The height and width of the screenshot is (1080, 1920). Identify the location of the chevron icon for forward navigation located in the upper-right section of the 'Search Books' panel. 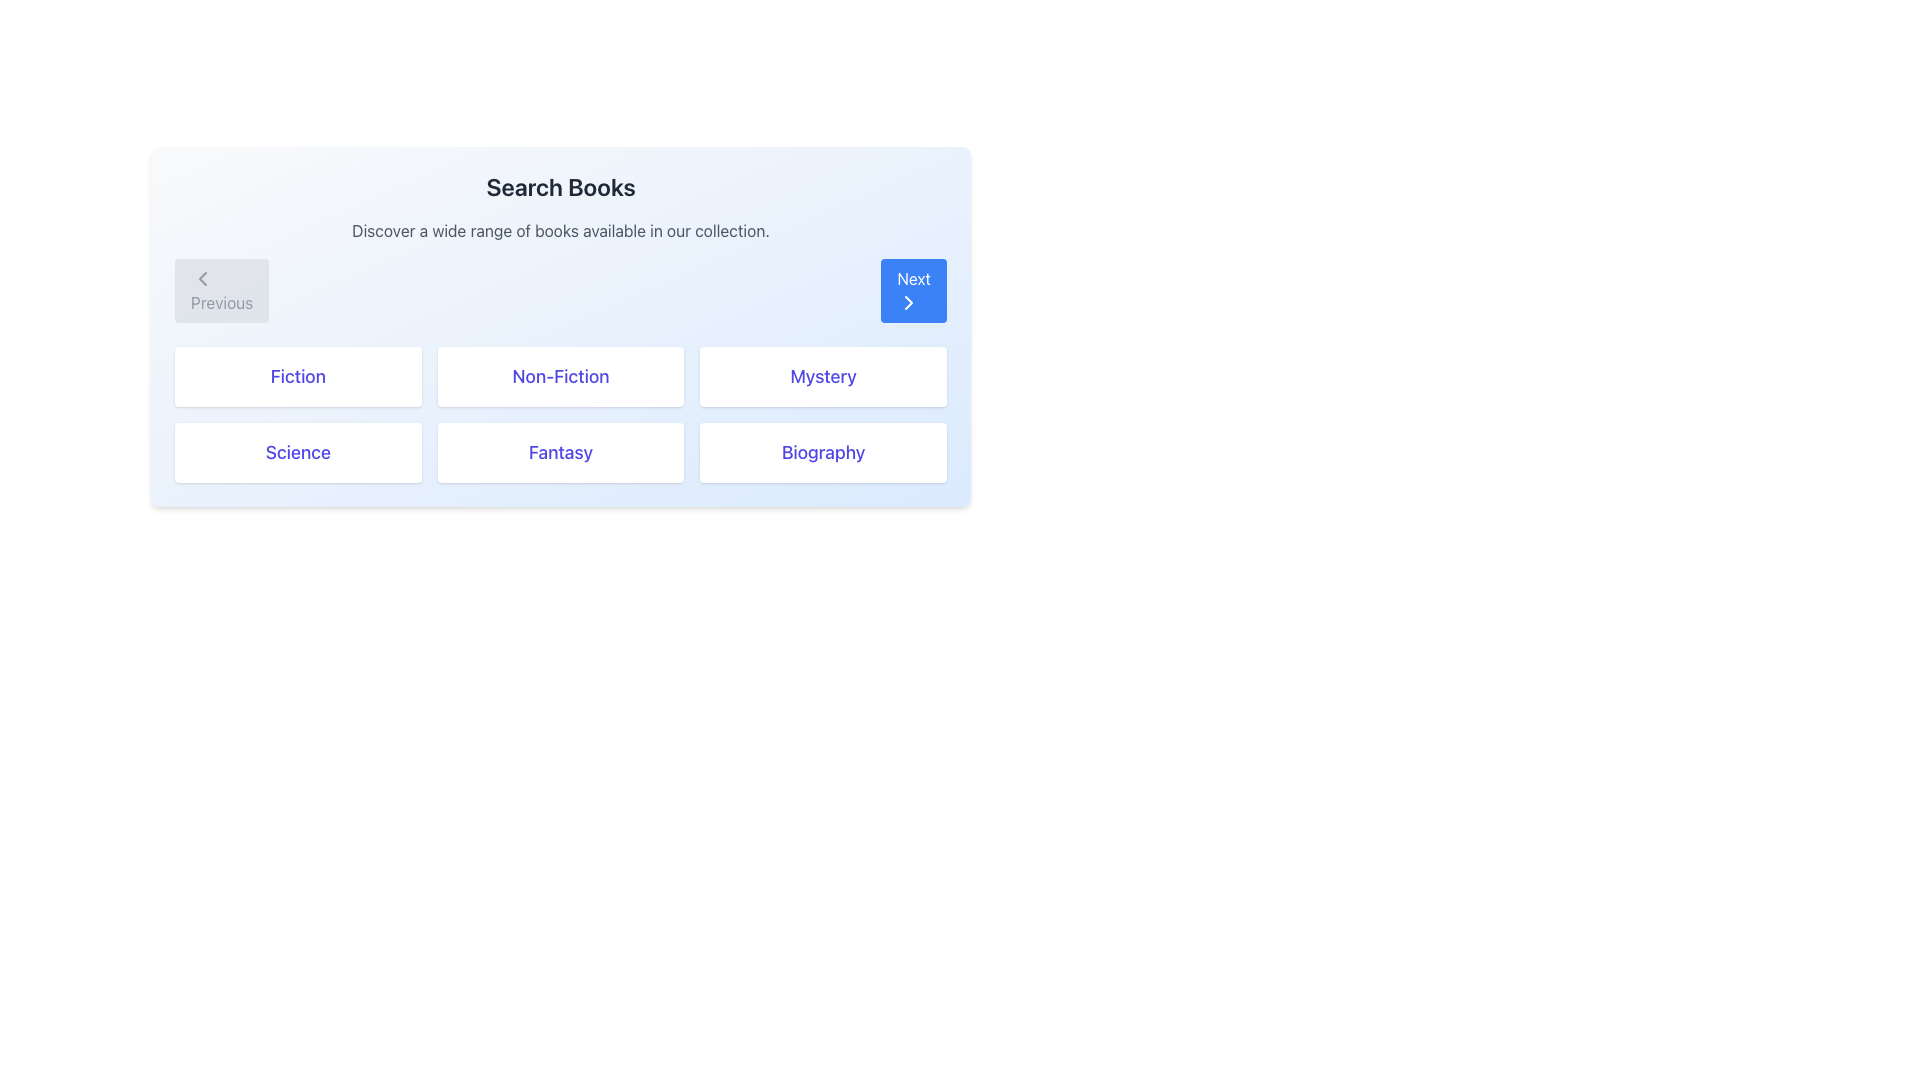
(908, 303).